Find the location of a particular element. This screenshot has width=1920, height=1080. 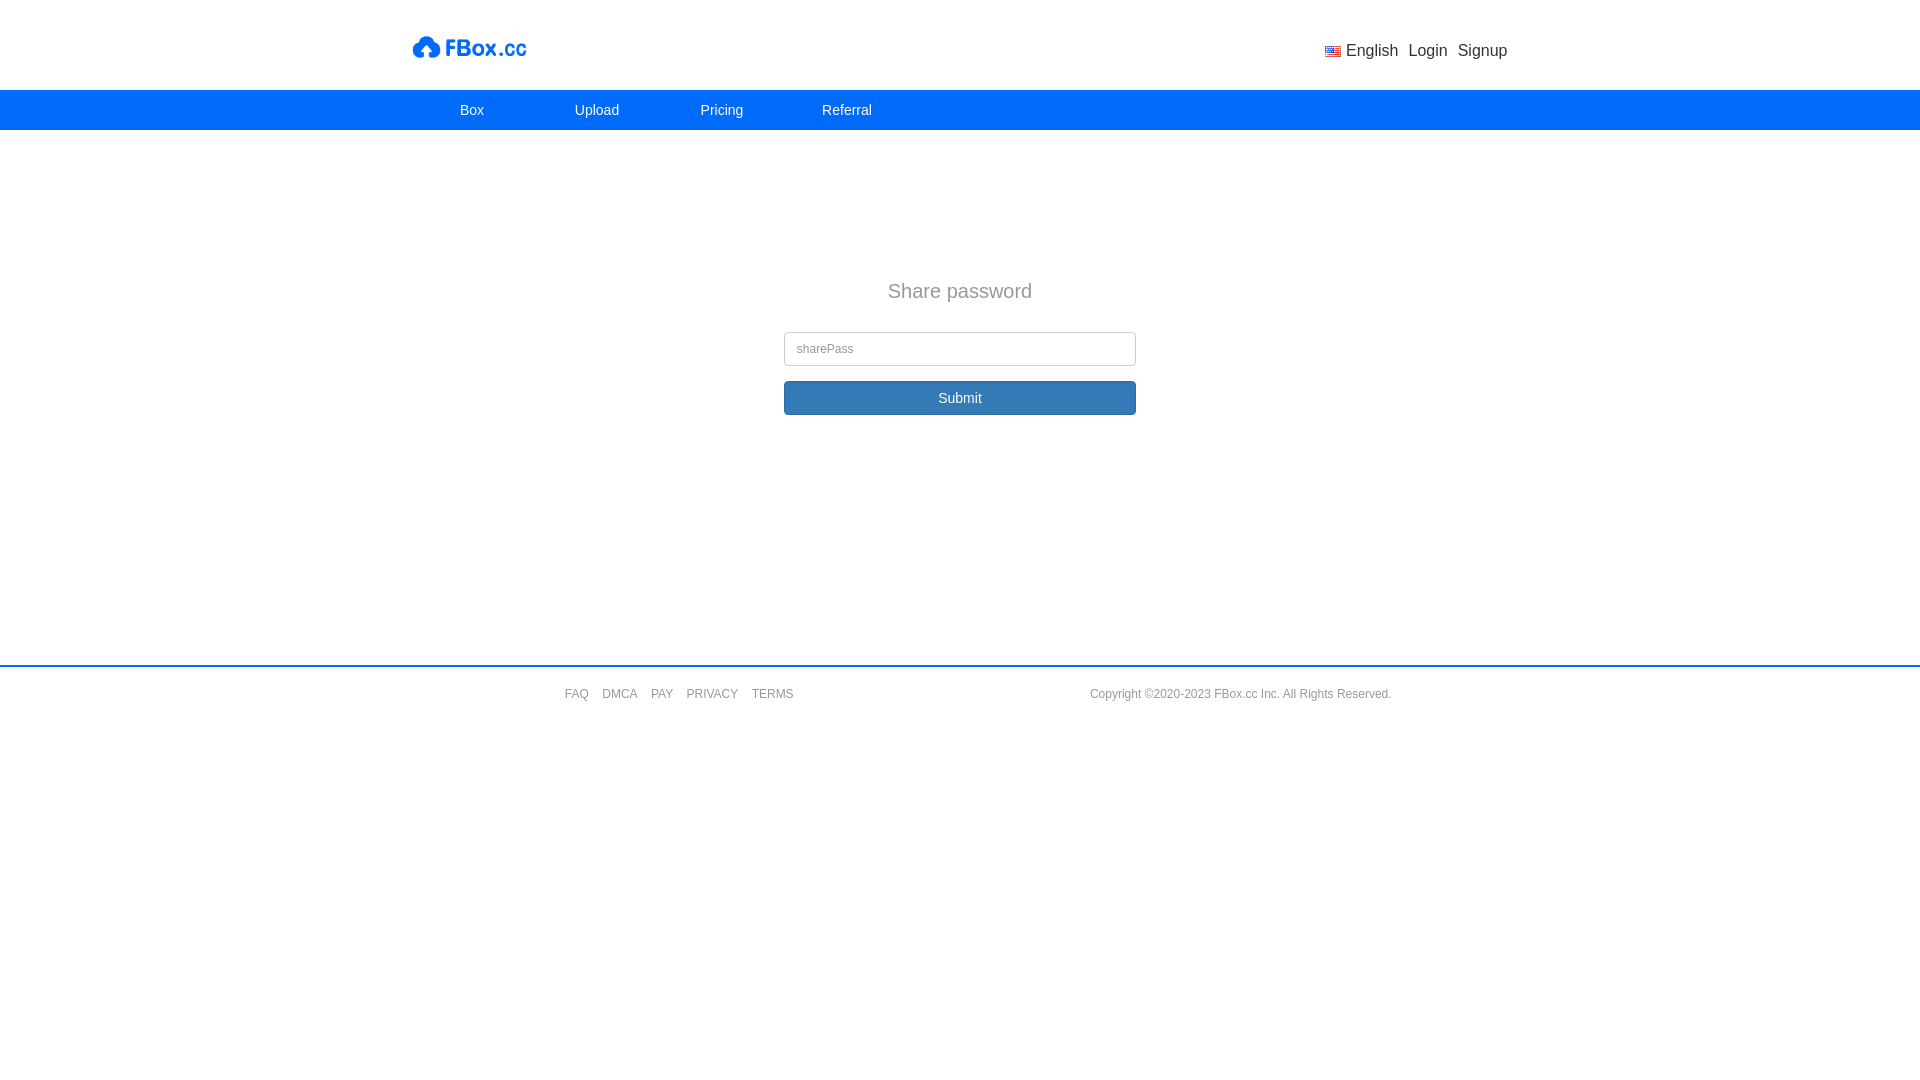

'Pricing' is located at coordinates (721, 110).